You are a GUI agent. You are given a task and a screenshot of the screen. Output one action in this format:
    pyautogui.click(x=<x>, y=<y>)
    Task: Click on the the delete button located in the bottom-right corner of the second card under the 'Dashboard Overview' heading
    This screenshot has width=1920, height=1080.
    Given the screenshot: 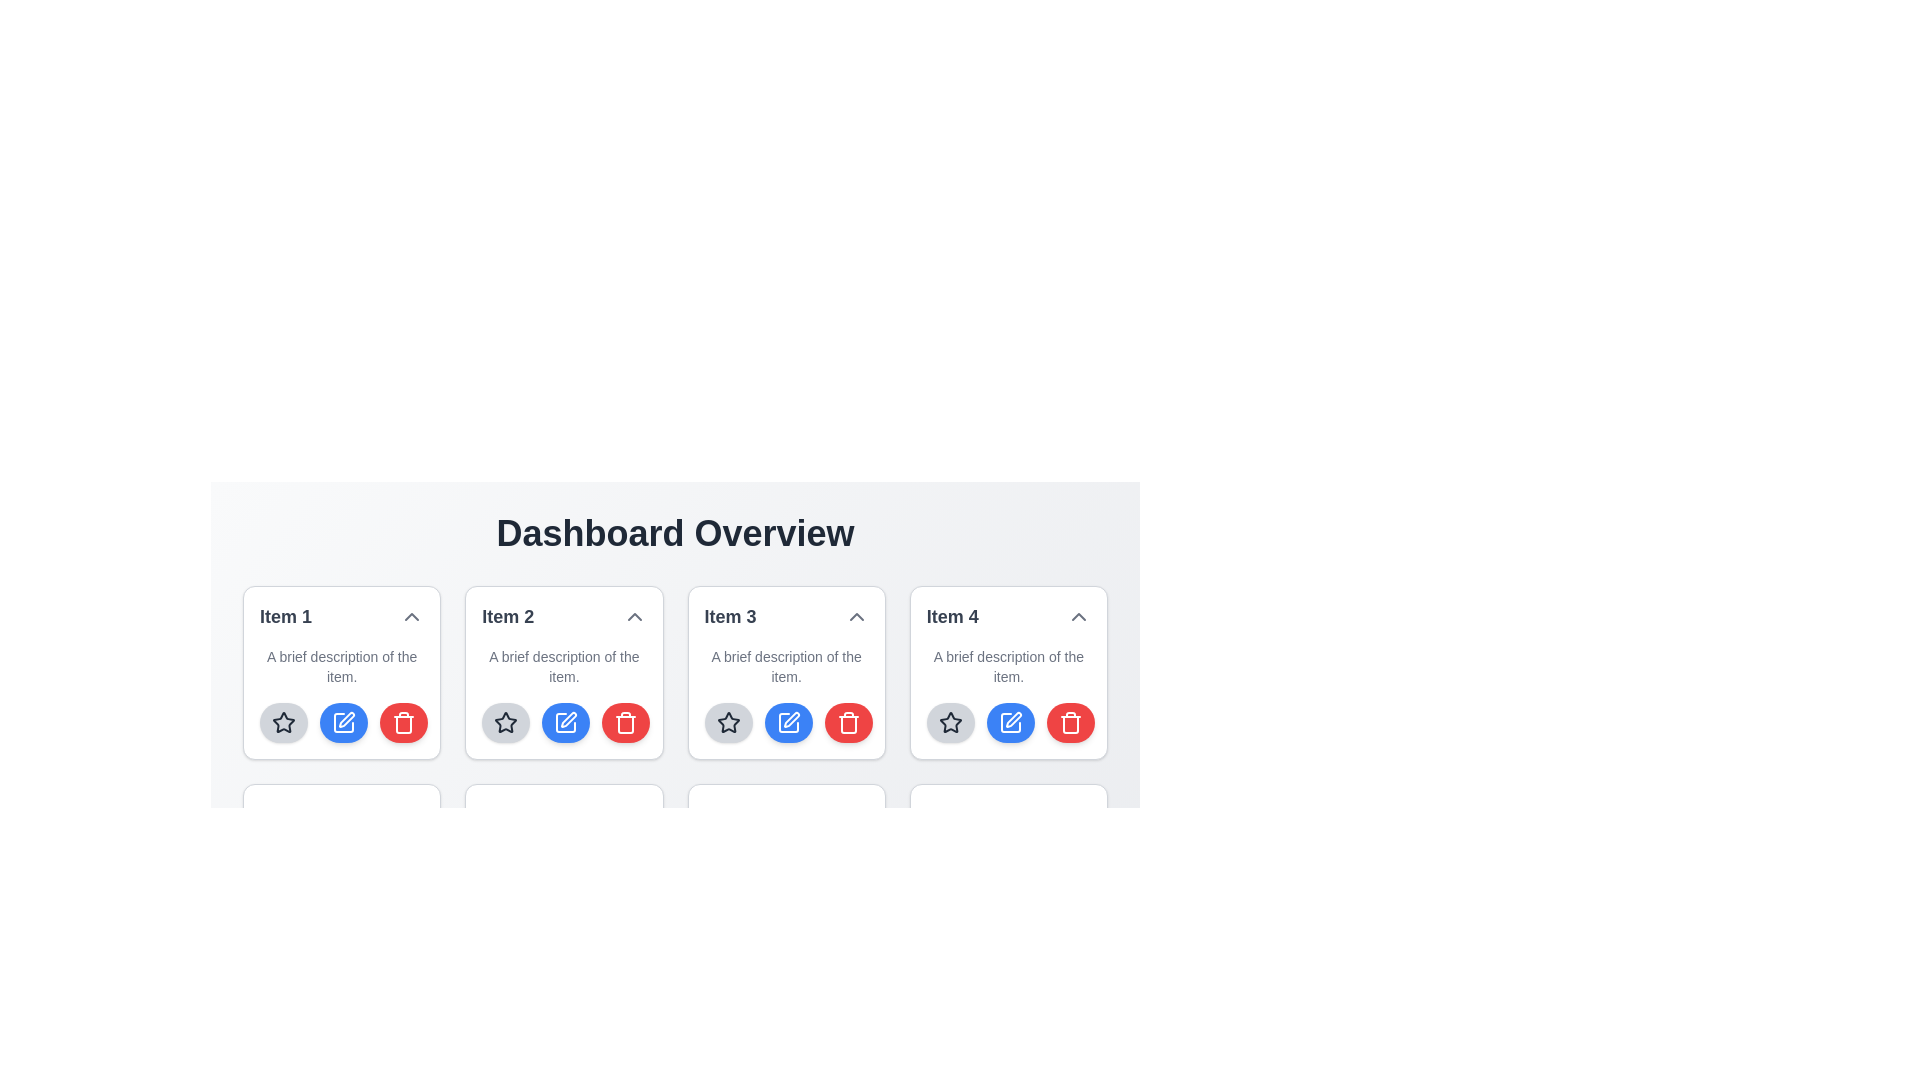 What is the action you would take?
    pyautogui.click(x=625, y=722)
    